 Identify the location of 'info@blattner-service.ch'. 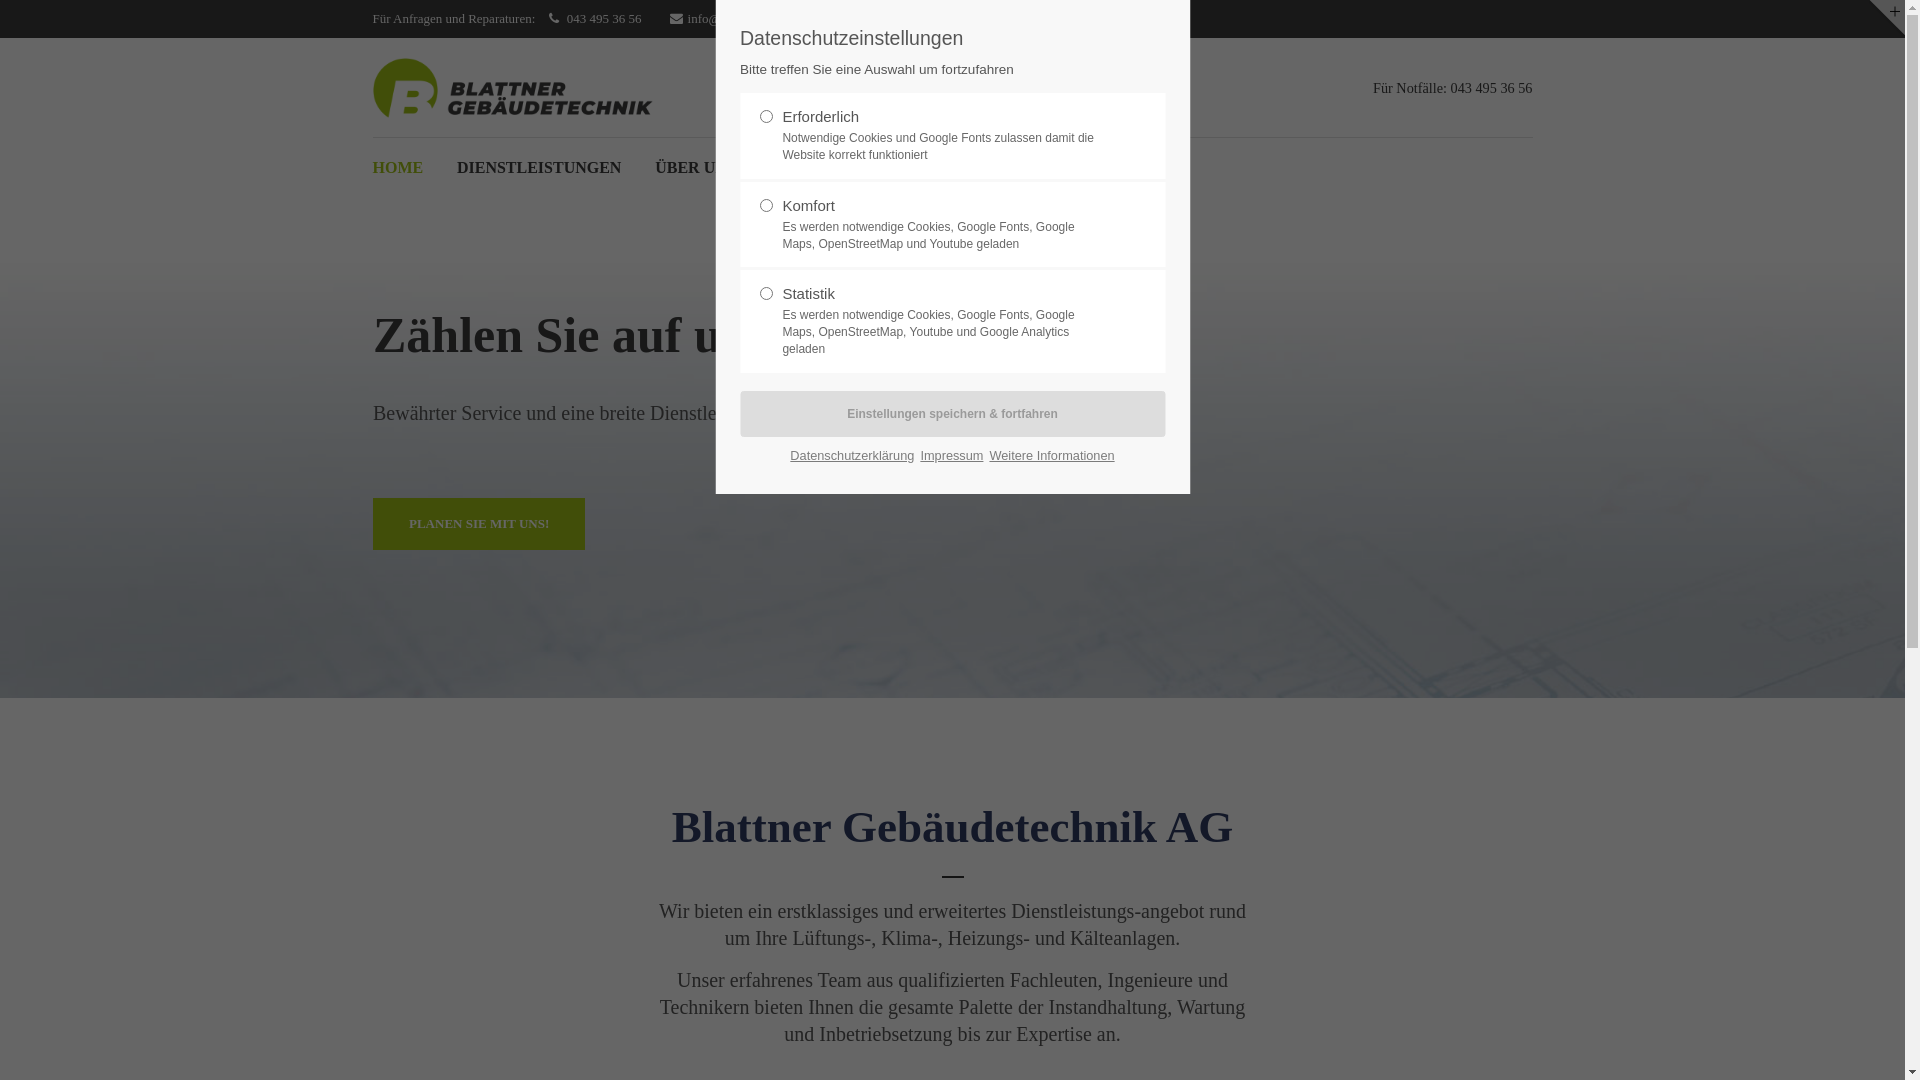
(739, 19).